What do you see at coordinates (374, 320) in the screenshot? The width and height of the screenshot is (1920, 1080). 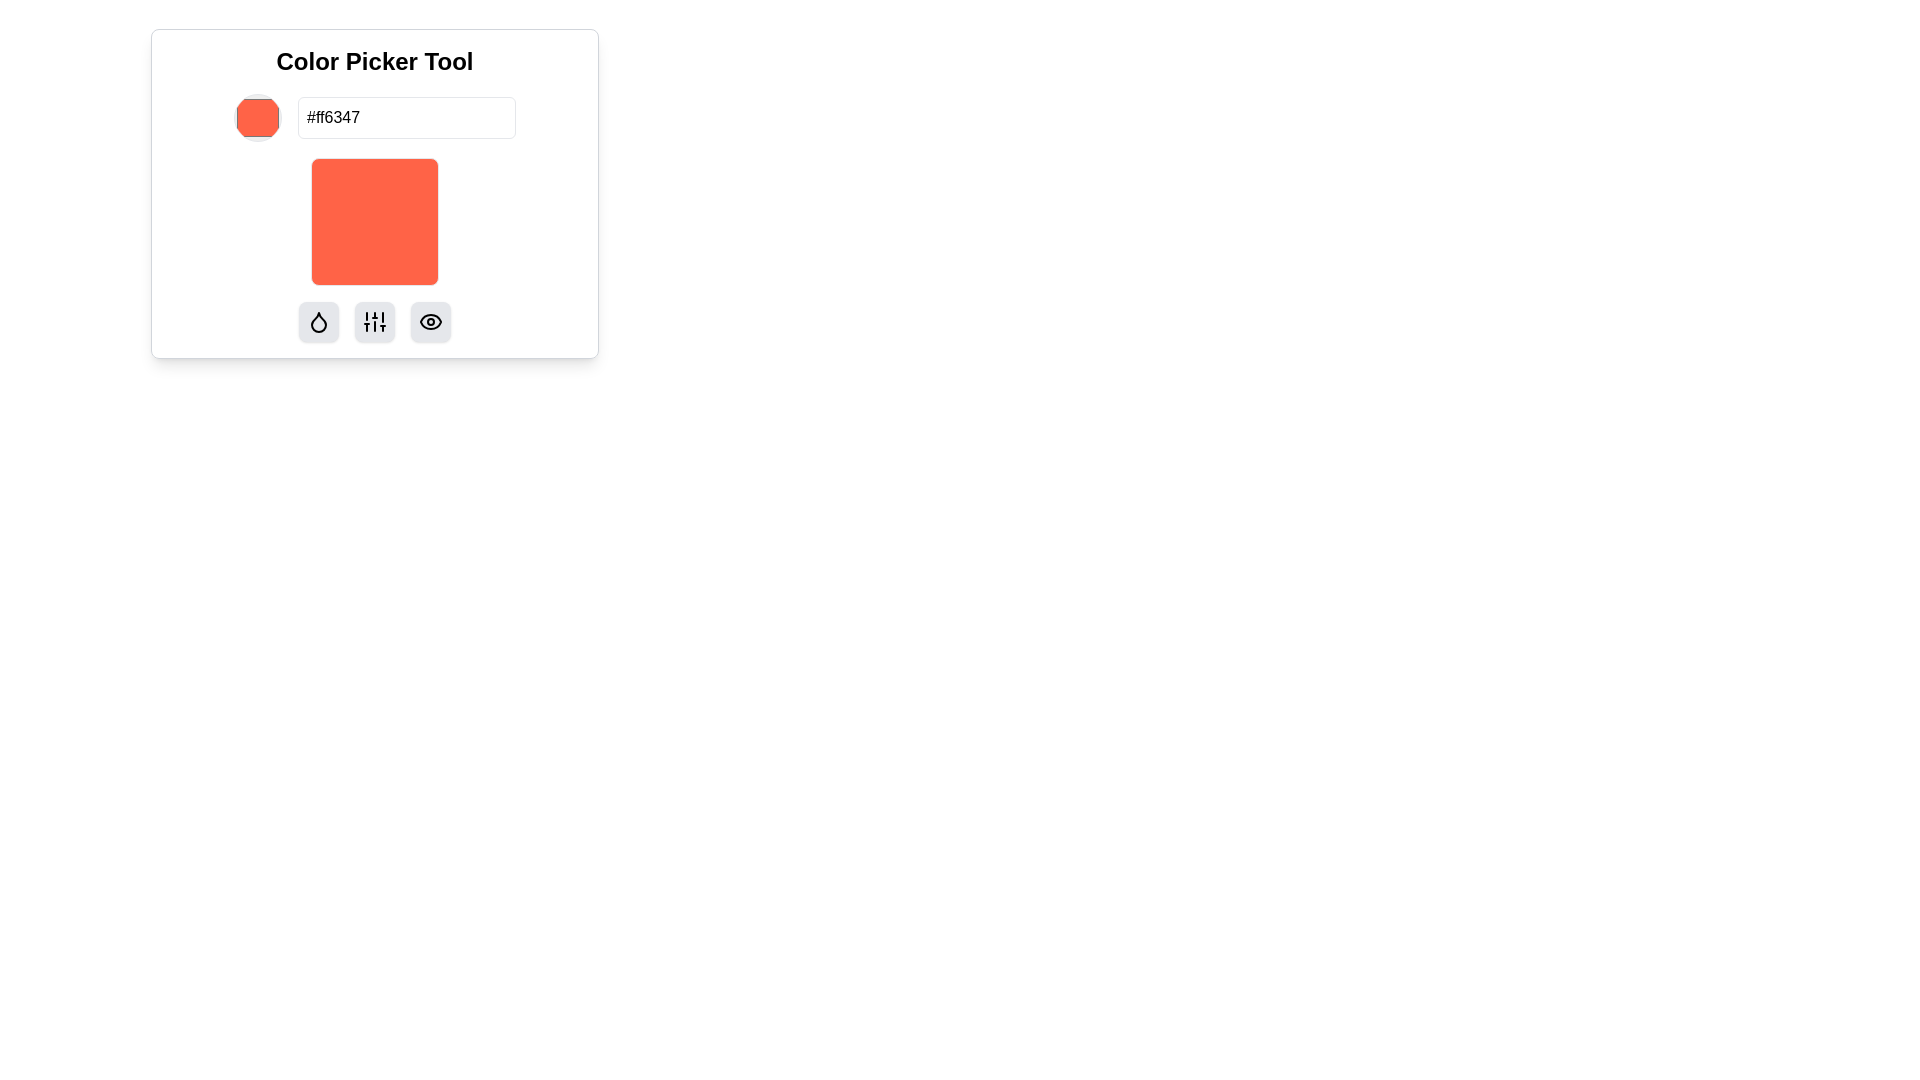 I see `the second interactive button in the 'Color Picker Tool' interface` at bounding box center [374, 320].